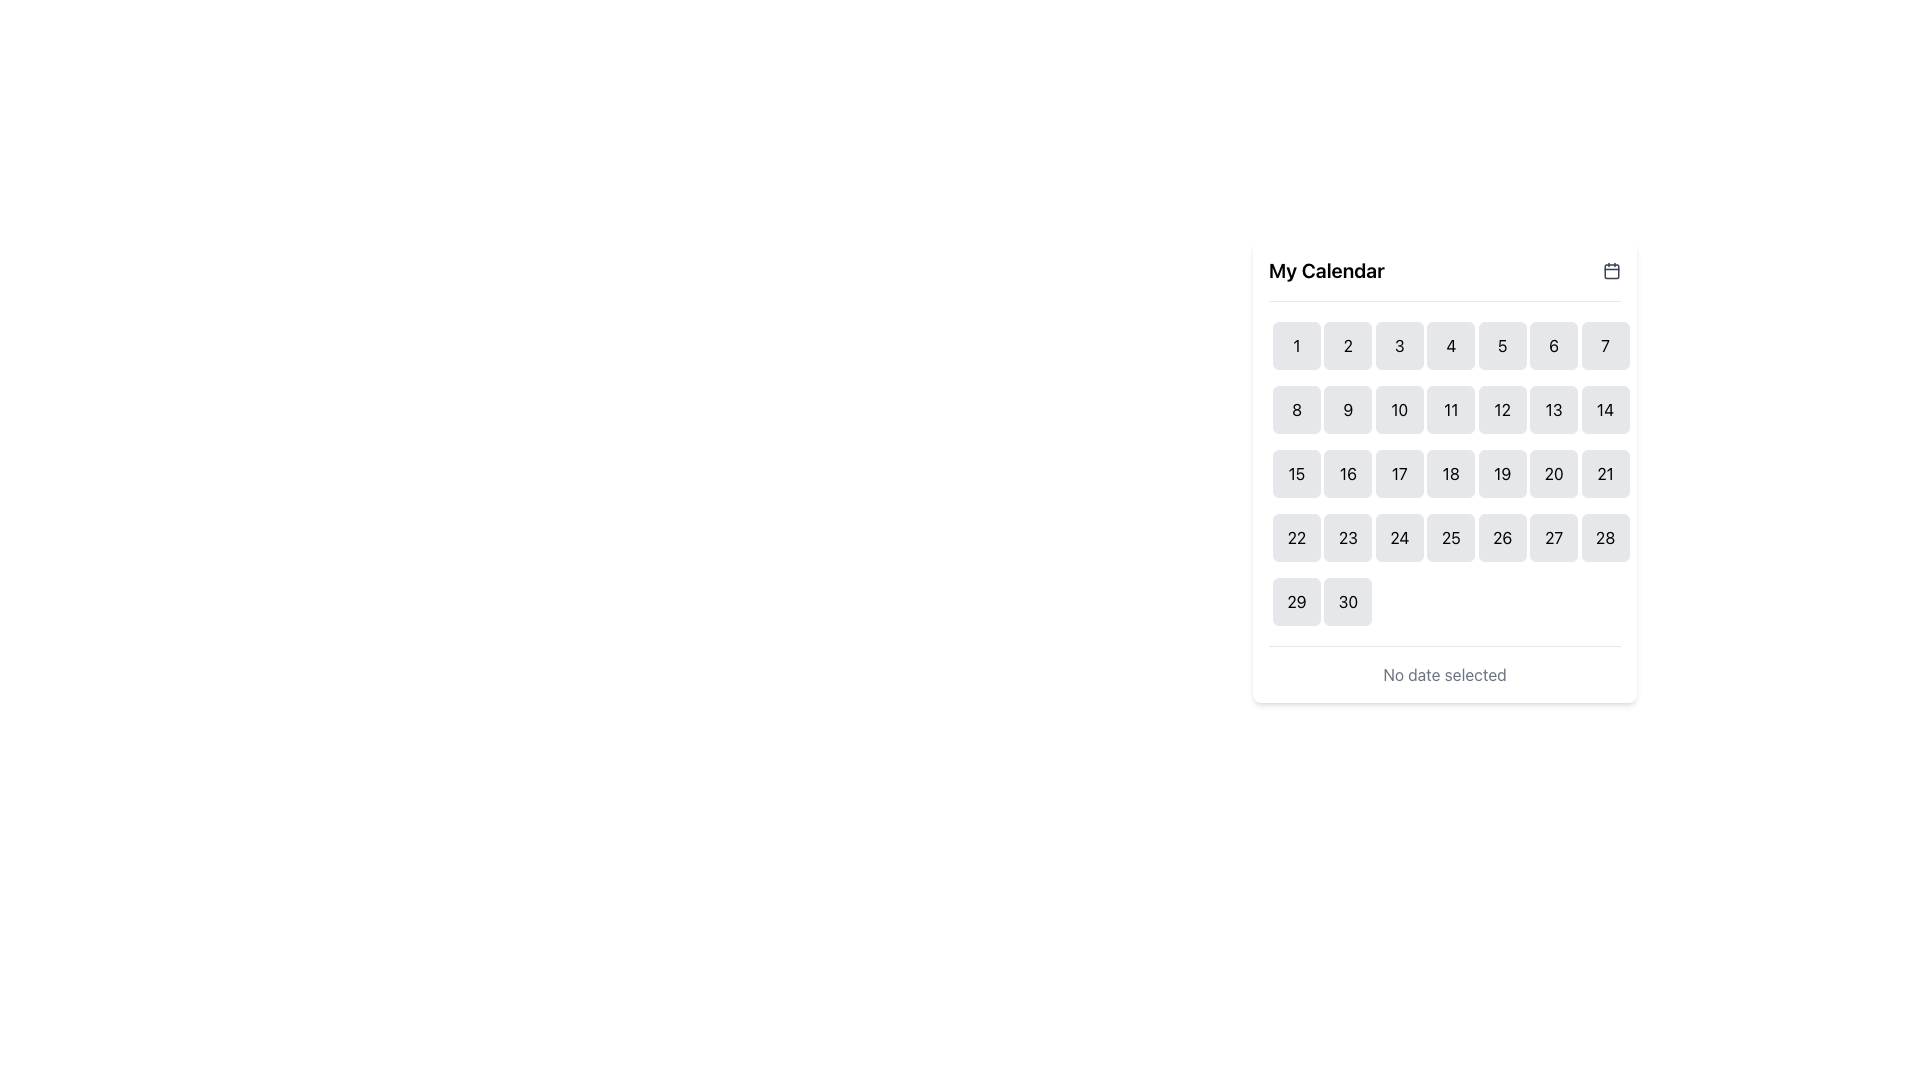 The width and height of the screenshot is (1920, 1080). Describe the element at coordinates (1326, 270) in the screenshot. I see `the 'My Calendar' text label, which is bold and prominently displayed in the upper-left corner of the calendar UI header` at that location.